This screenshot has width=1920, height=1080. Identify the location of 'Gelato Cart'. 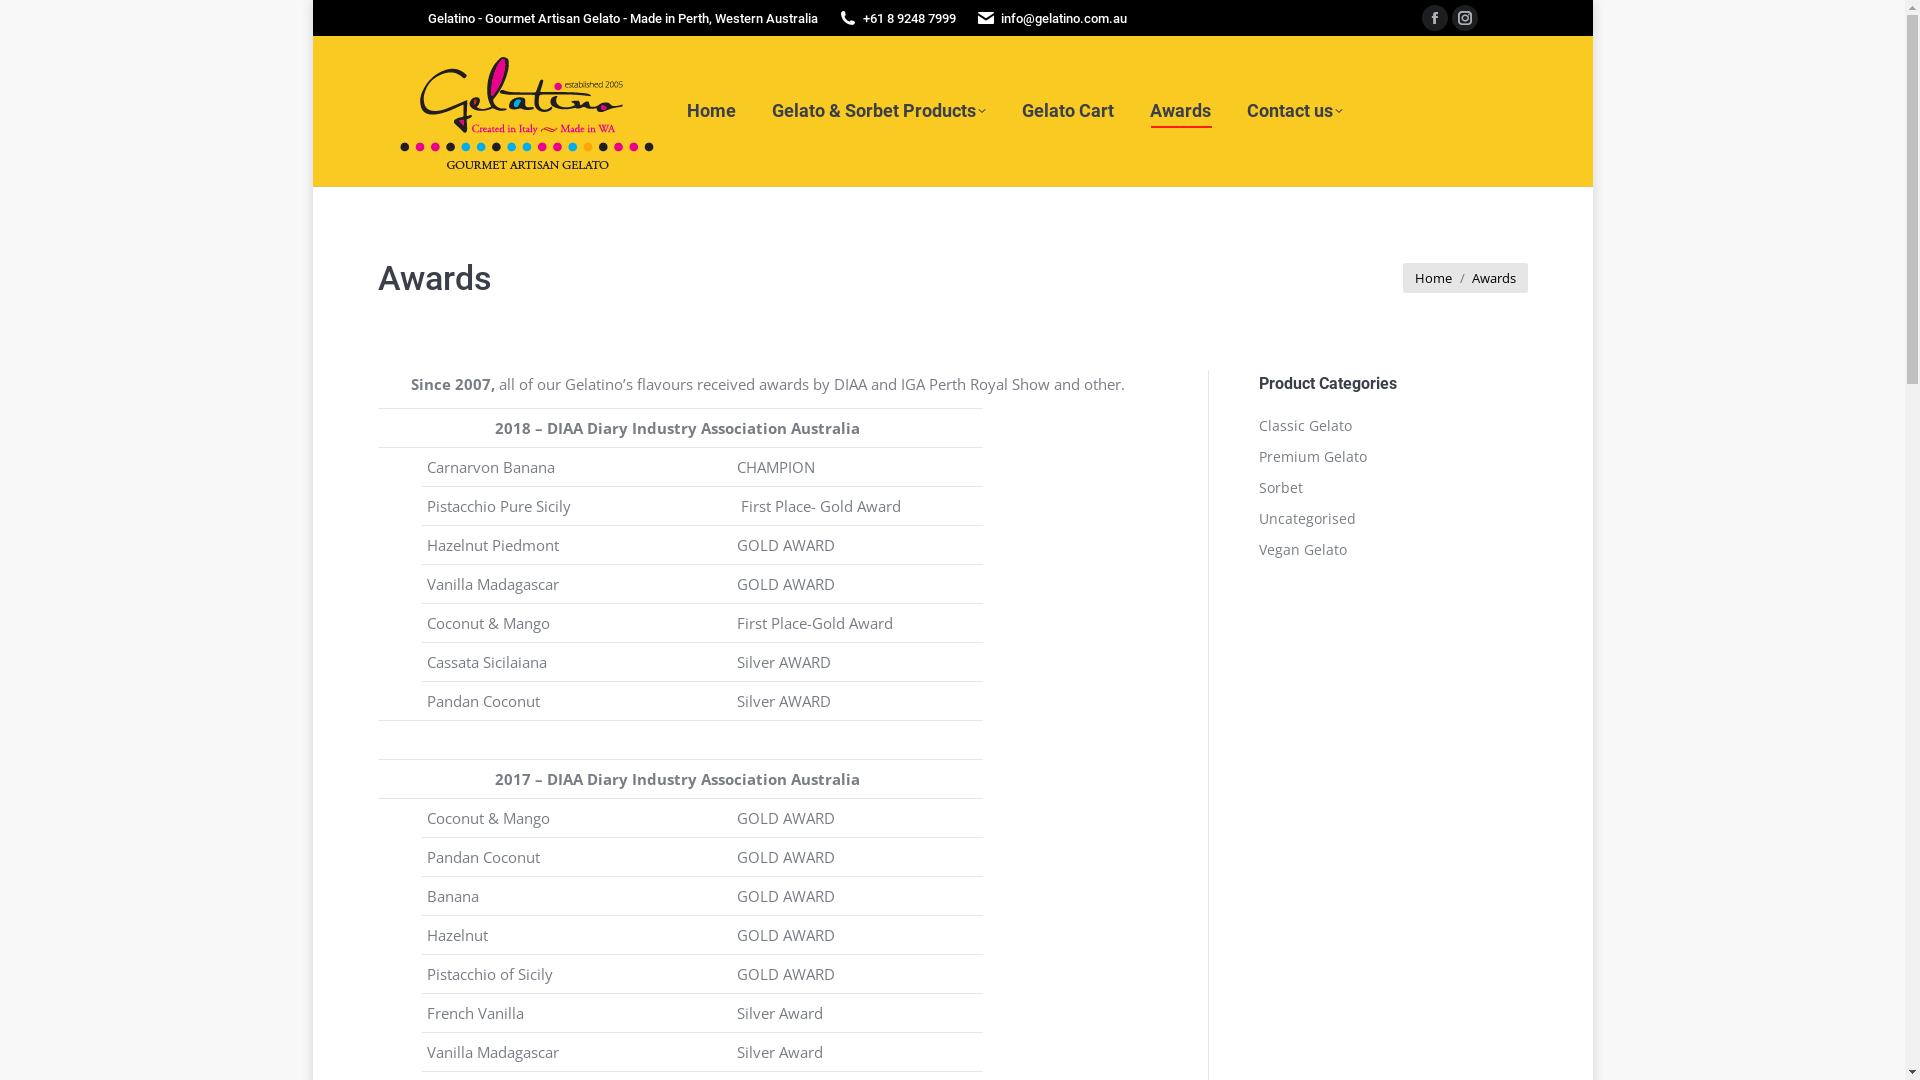
(1066, 111).